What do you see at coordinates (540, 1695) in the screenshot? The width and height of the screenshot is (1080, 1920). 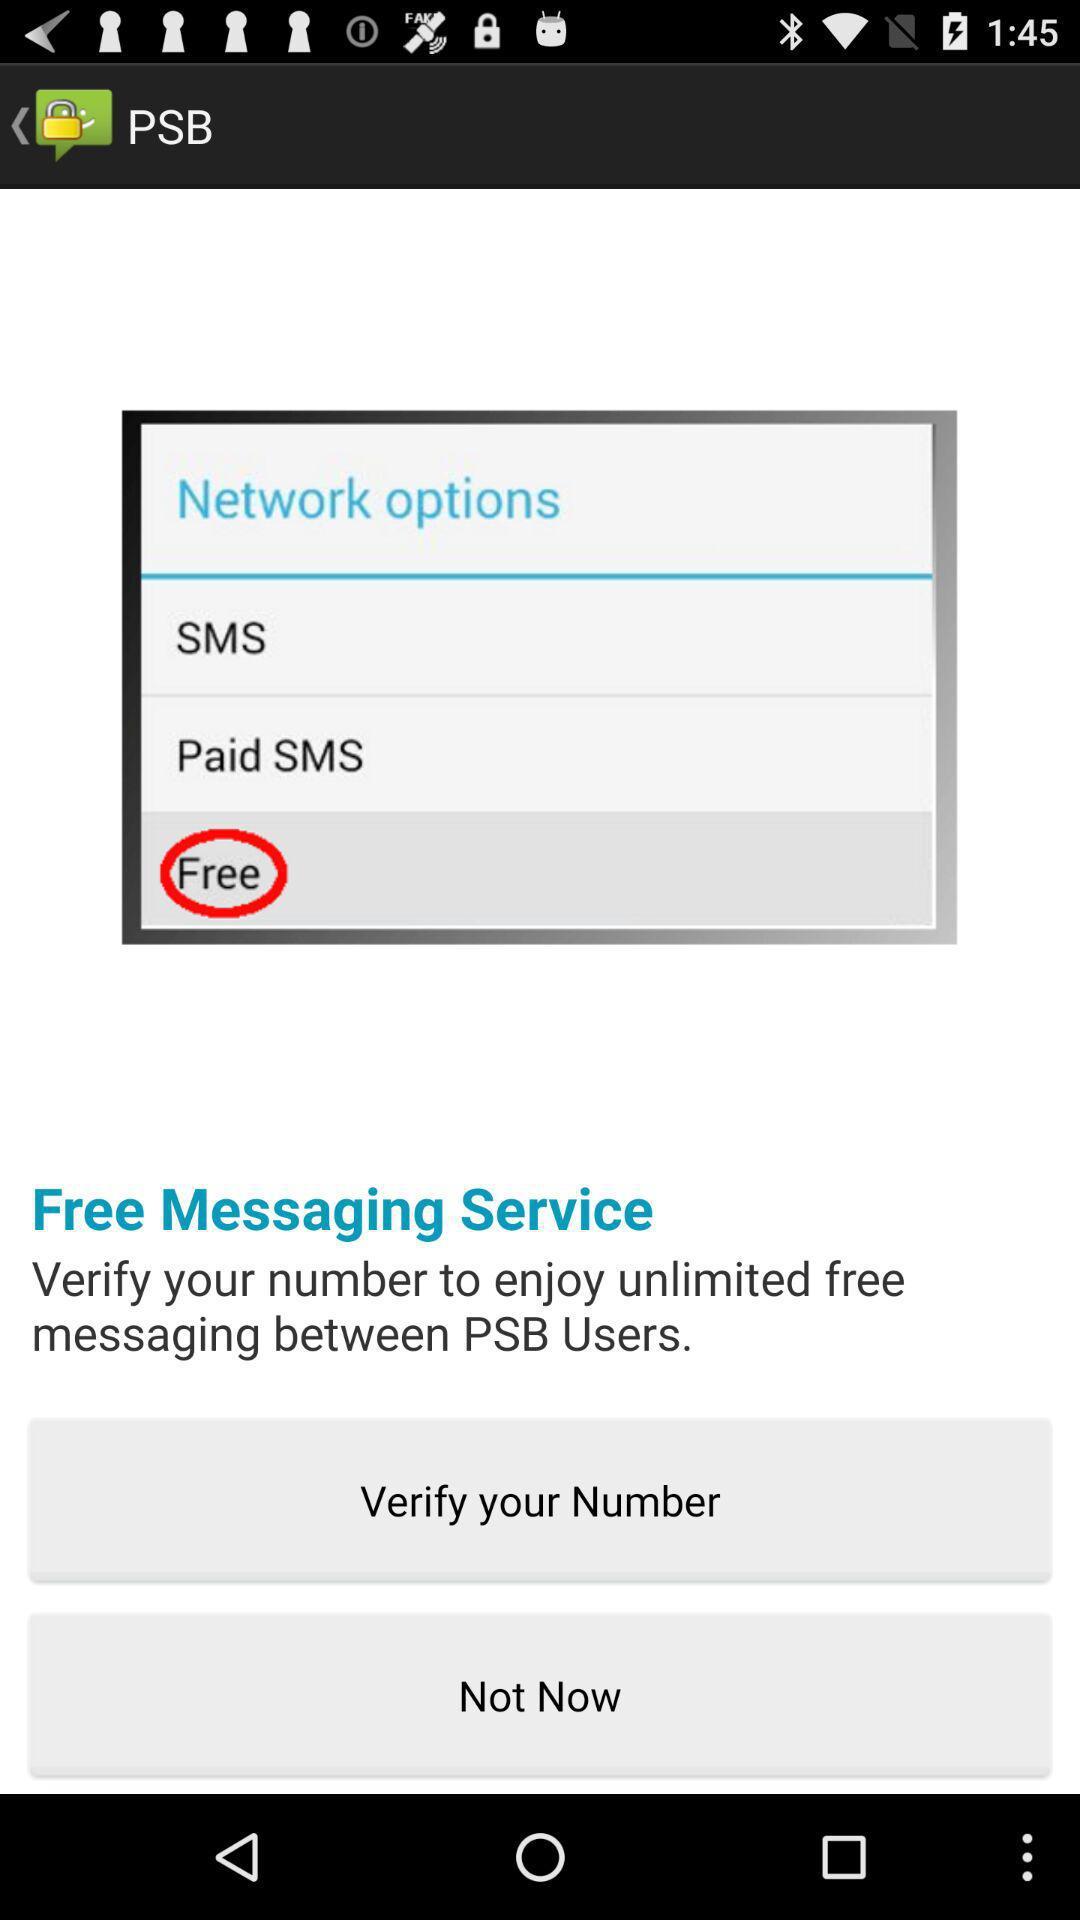 I see `button below verify your number icon` at bounding box center [540, 1695].